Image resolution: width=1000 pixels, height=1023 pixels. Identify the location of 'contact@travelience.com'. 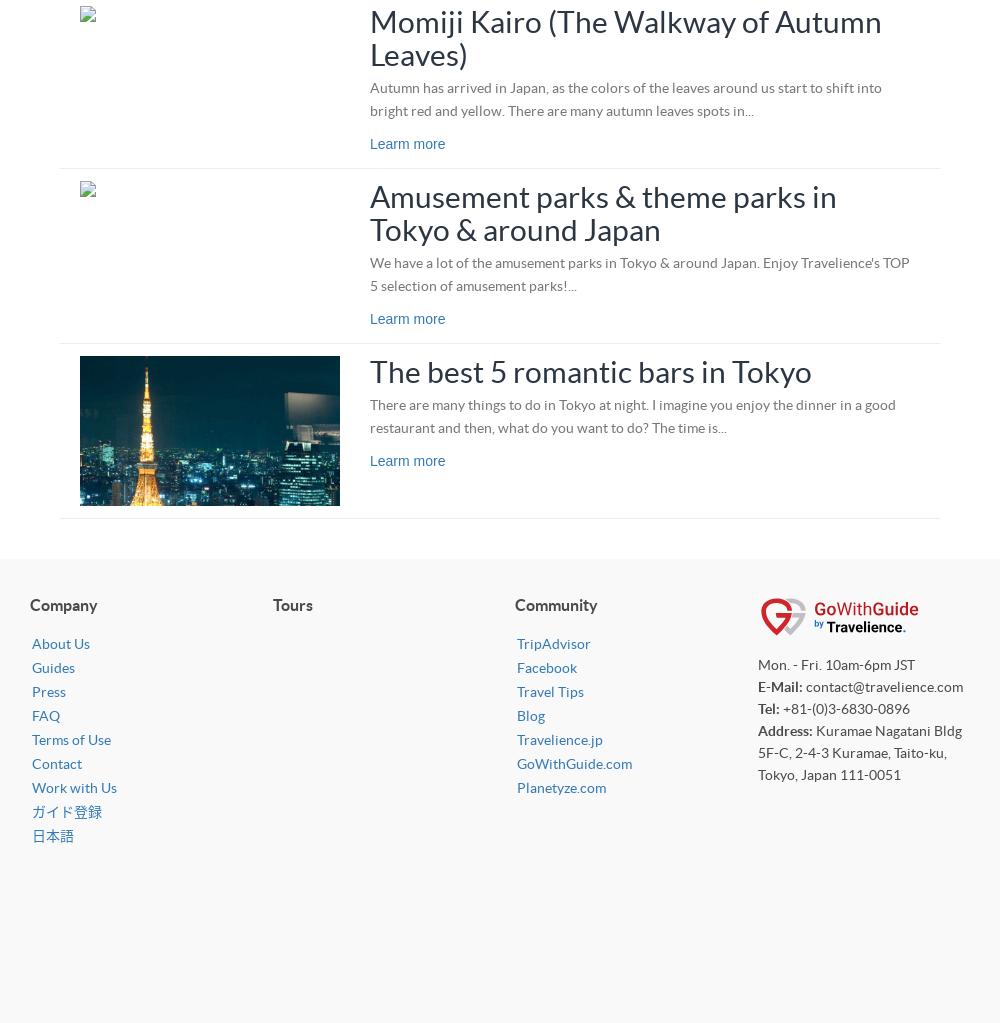
(882, 685).